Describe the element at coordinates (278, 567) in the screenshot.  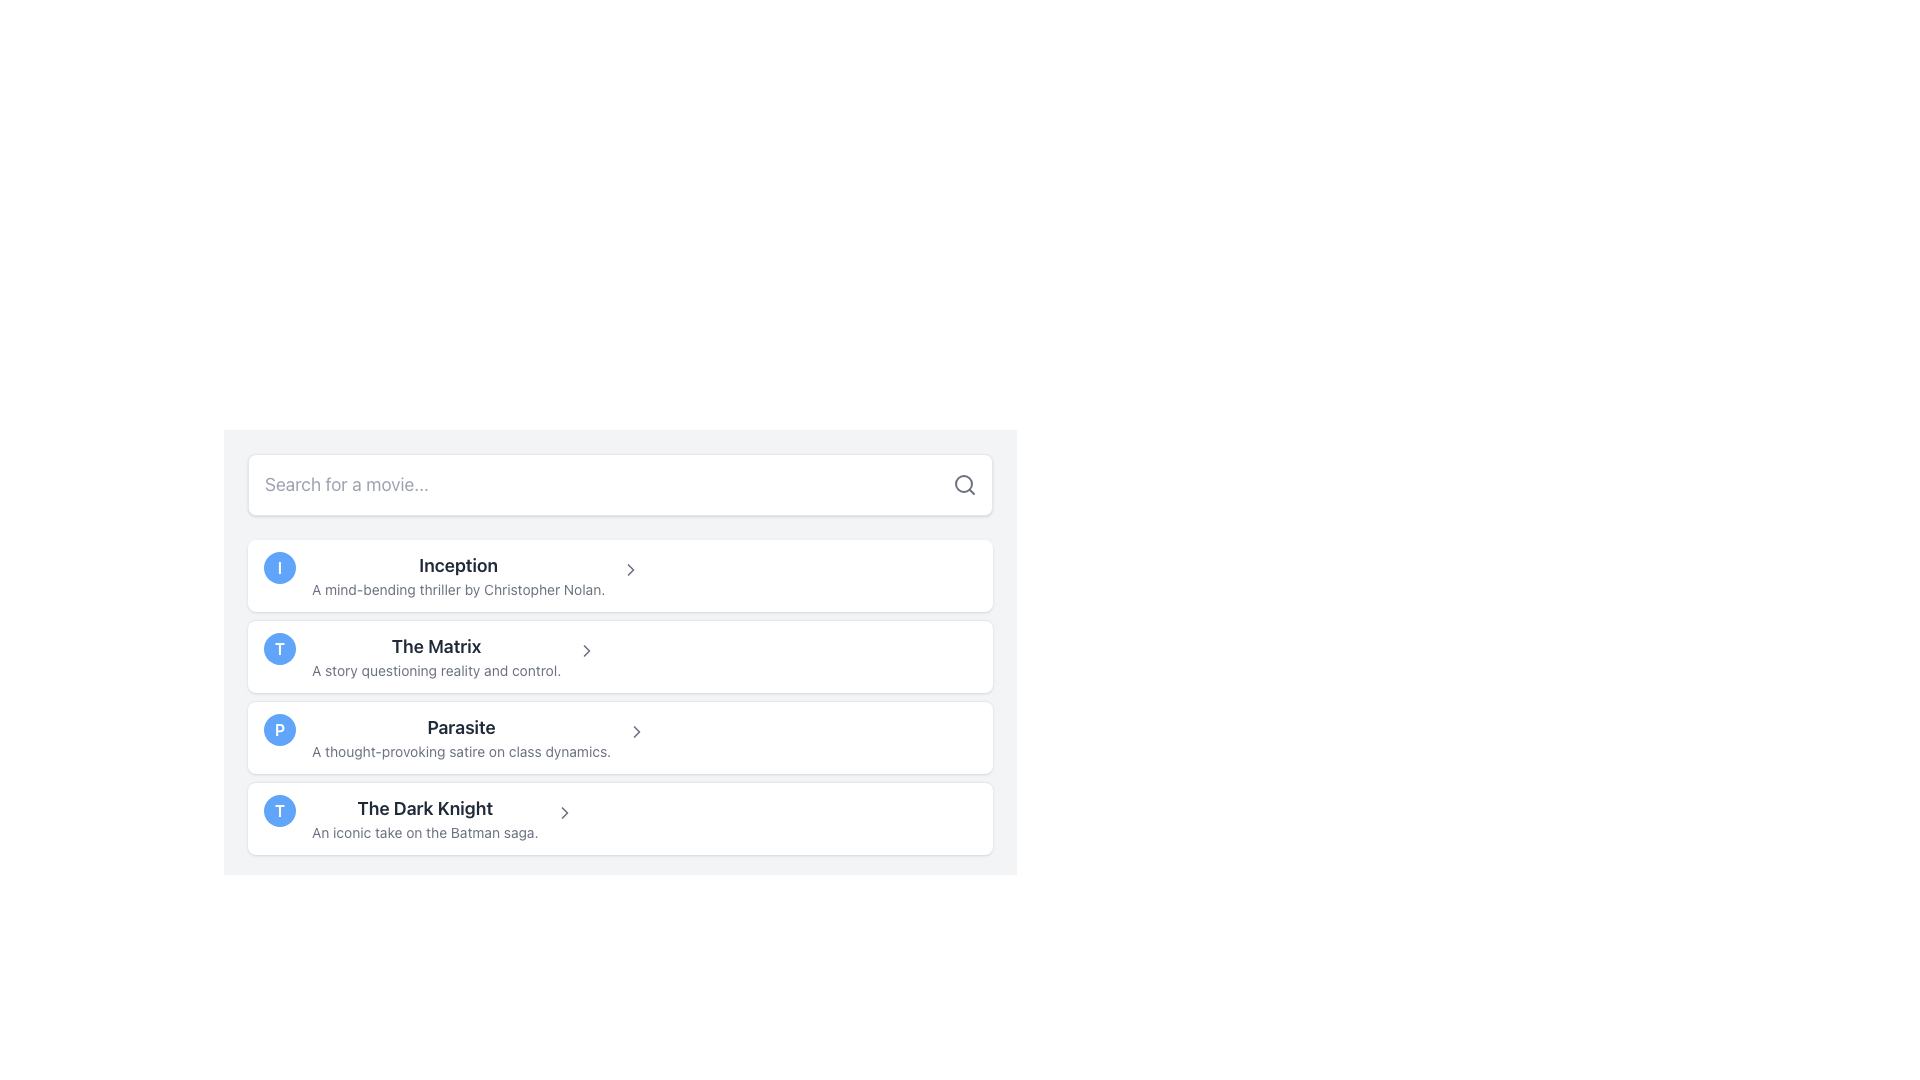
I see `the content of the circular blue Icon Badge containing a white letter 'I' located at the top left of the 'Inception' movie card` at that location.